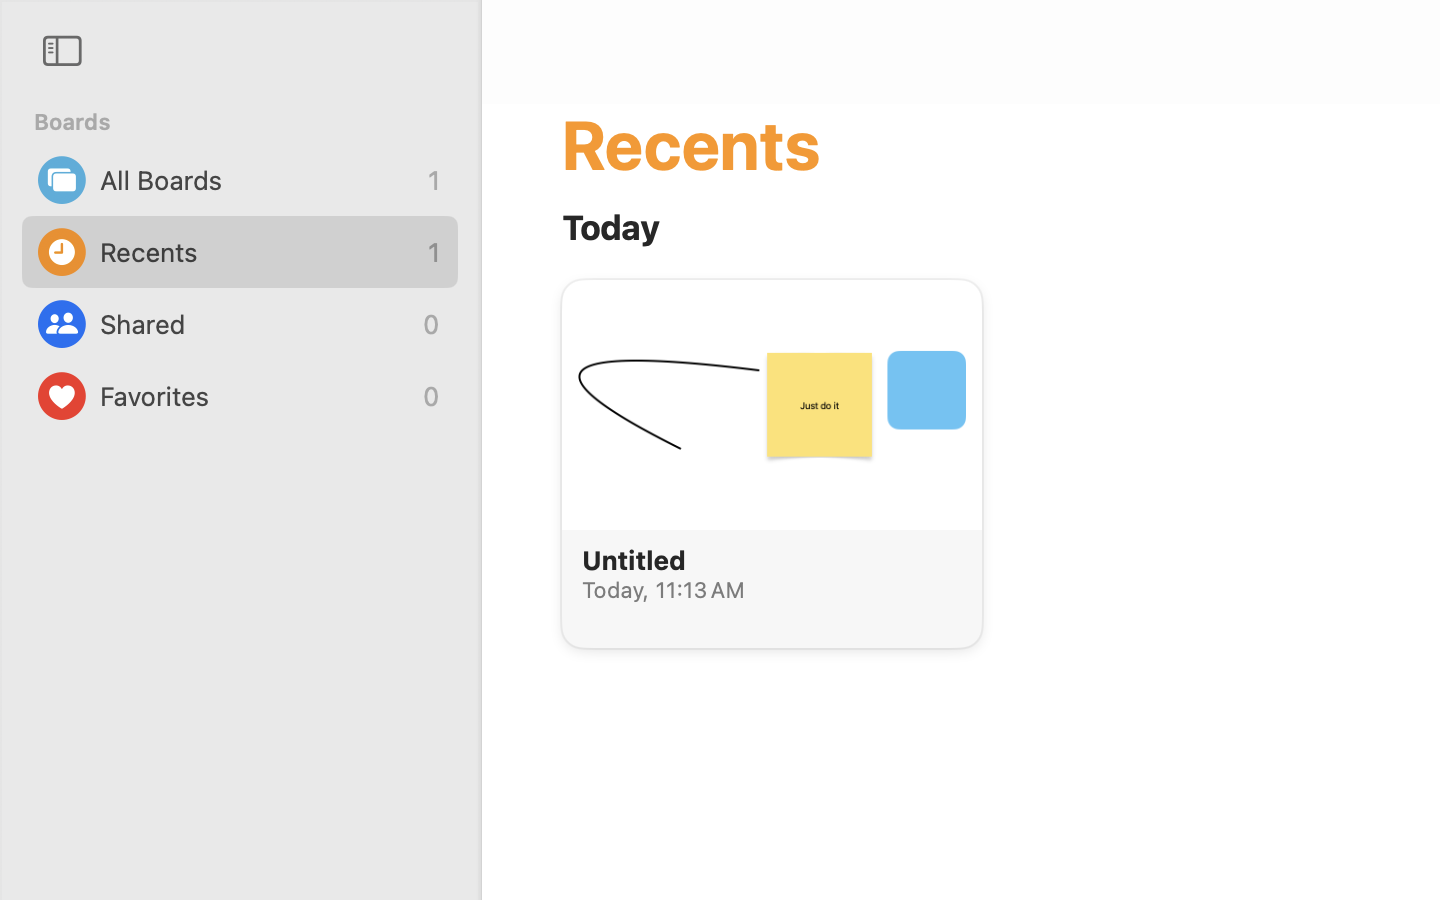 The width and height of the screenshot is (1440, 900). What do you see at coordinates (255, 396) in the screenshot?
I see `'Favorites'` at bounding box center [255, 396].